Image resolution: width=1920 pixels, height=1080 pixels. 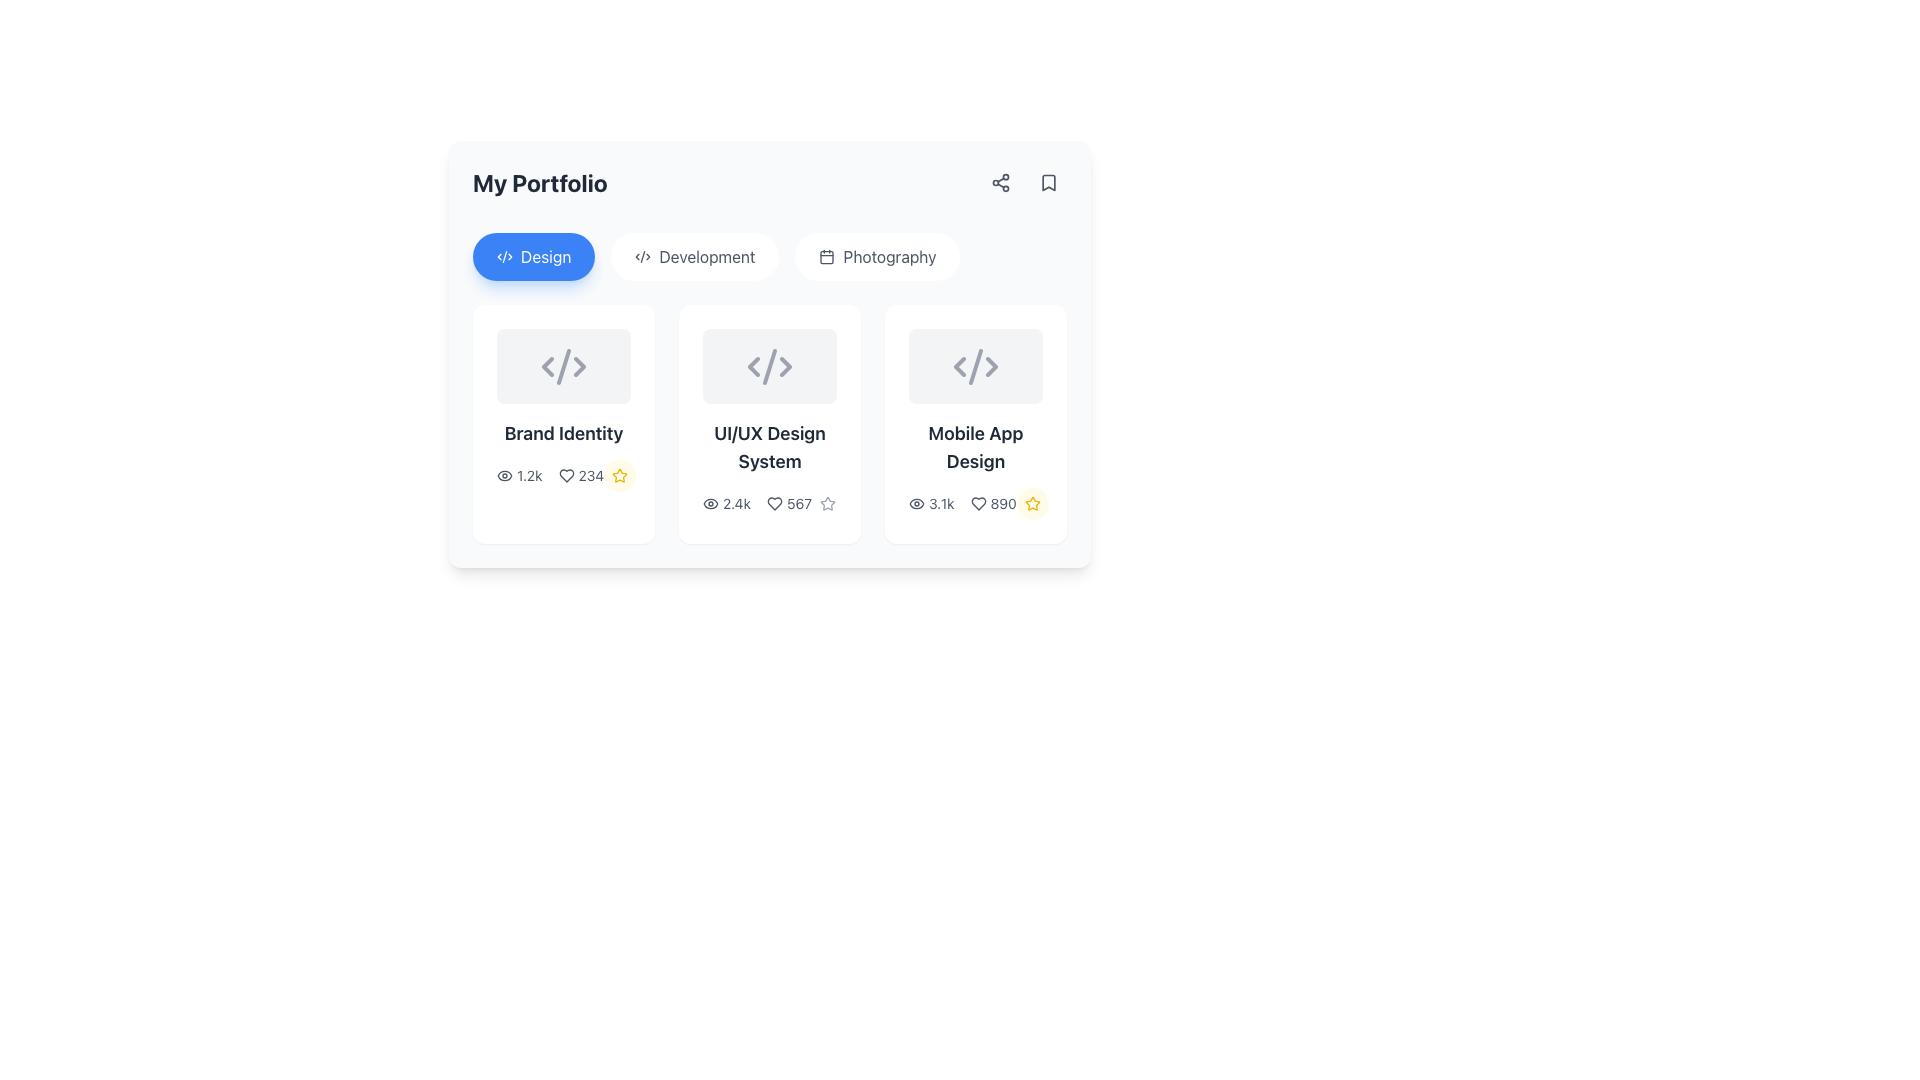 What do you see at coordinates (563, 475) in the screenshot?
I see `the icons representing numerical statistics (eye, heart, star) in the lower section of the 'Brand Identity' card in the 'Design' category` at bounding box center [563, 475].